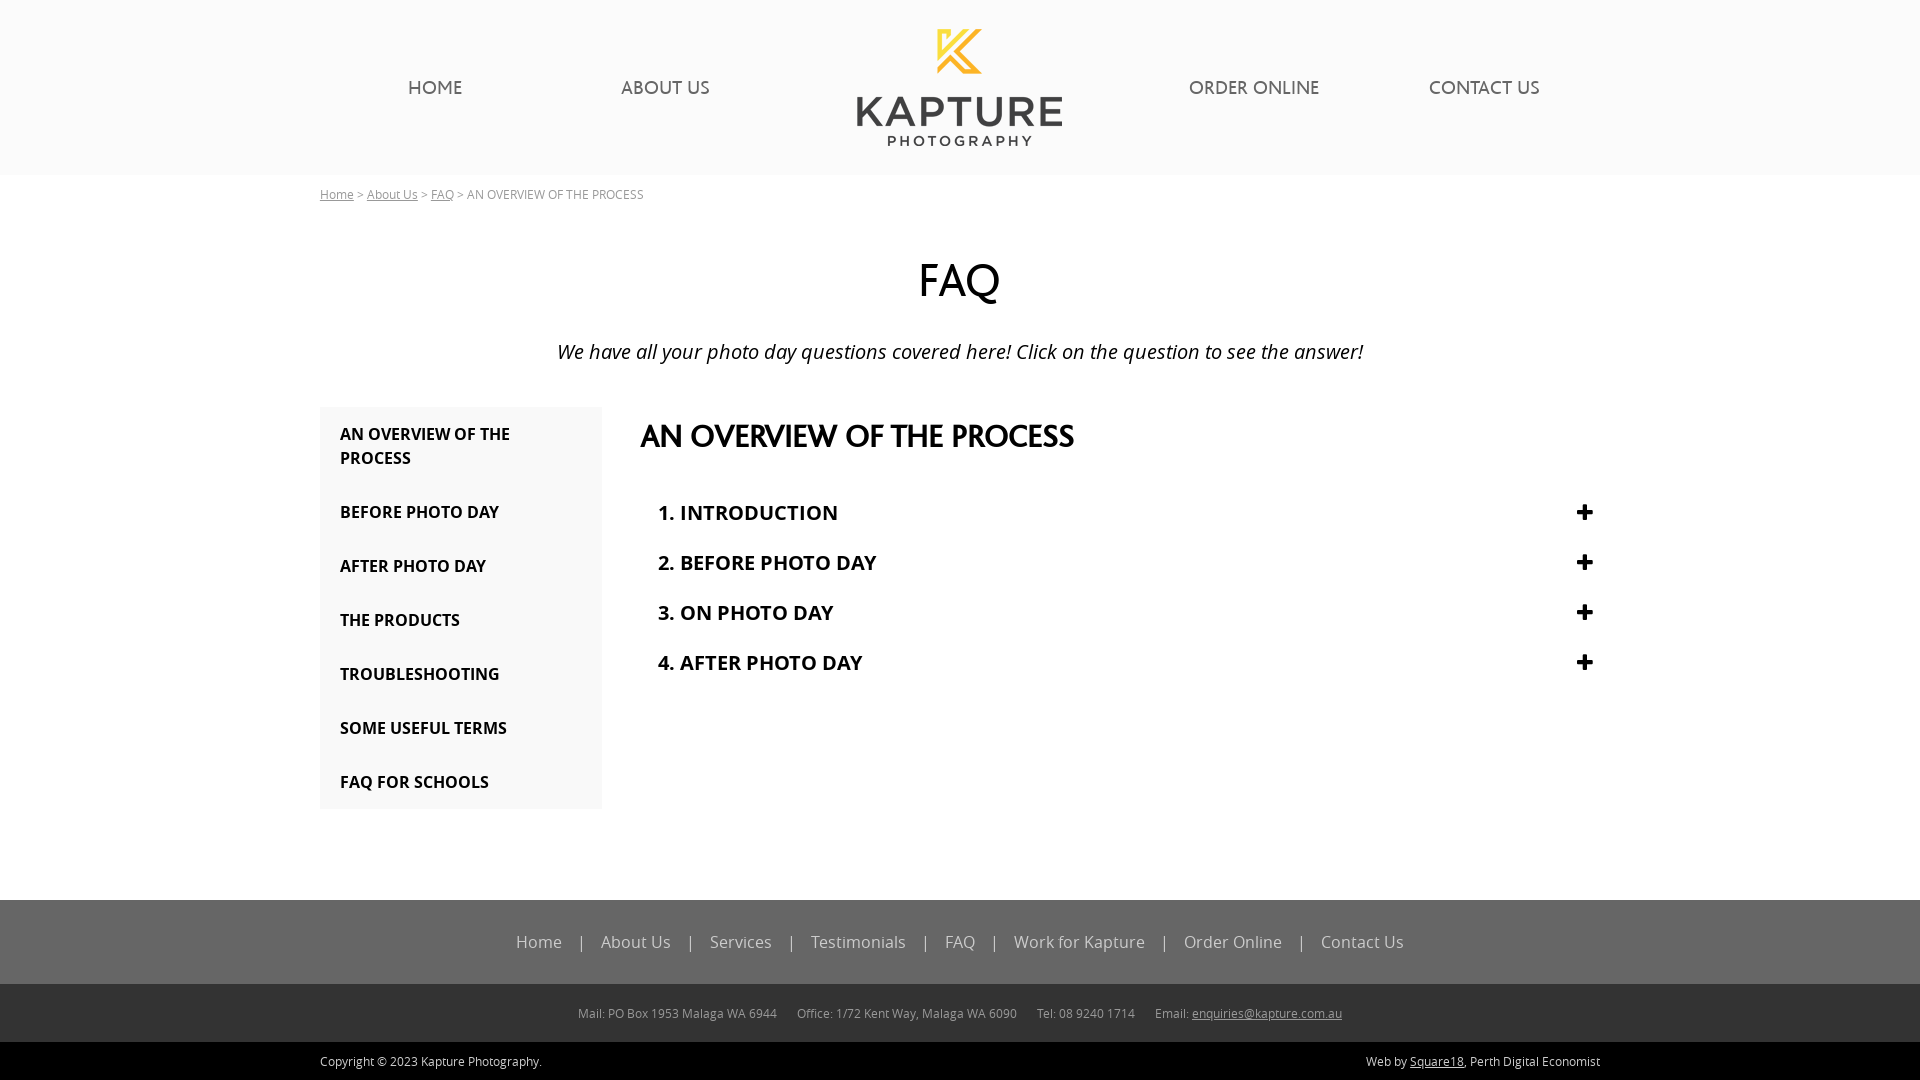 Image resolution: width=1920 pixels, height=1080 pixels. Describe the element at coordinates (459, 445) in the screenshot. I see `'AN OVERVIEW OF THE PROCESS'` at that location.